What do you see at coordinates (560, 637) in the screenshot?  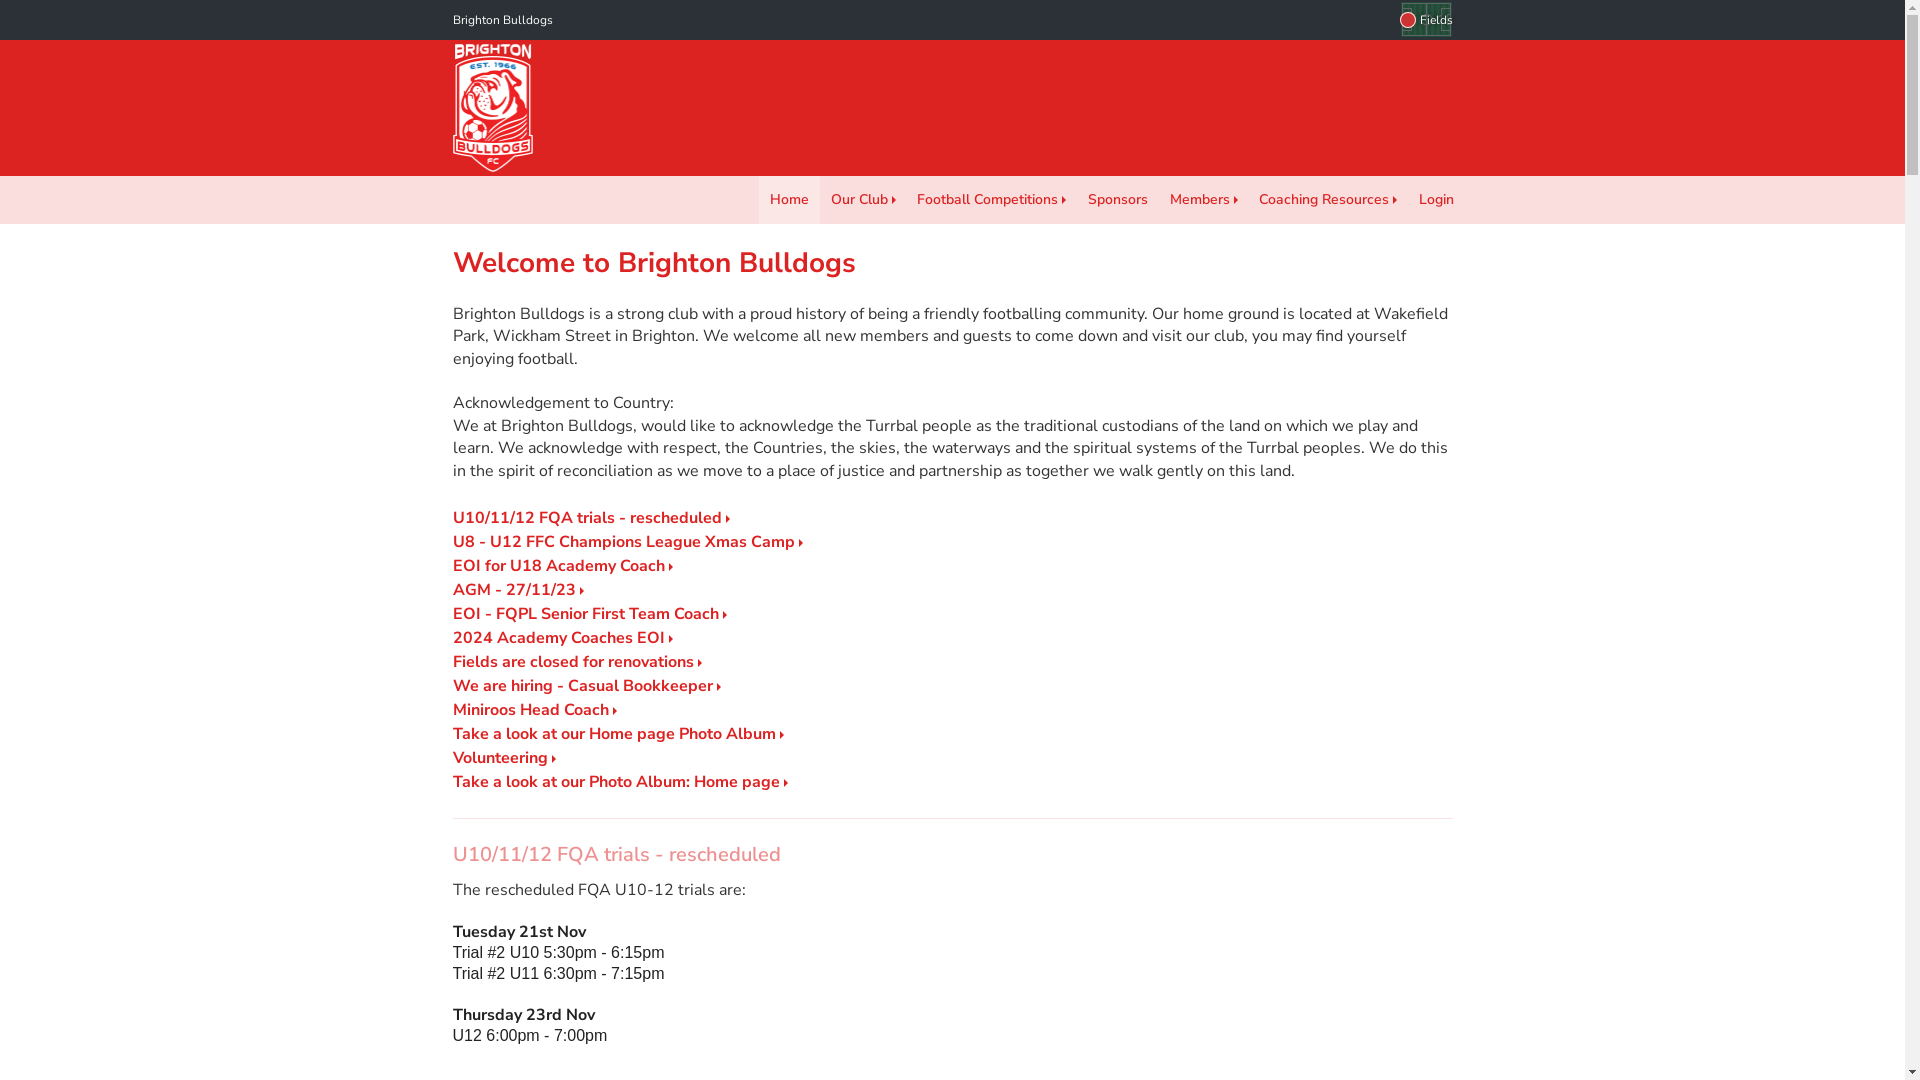 I see `'2024 Academy Coaches EOI'` at bounding box center [560, 637].